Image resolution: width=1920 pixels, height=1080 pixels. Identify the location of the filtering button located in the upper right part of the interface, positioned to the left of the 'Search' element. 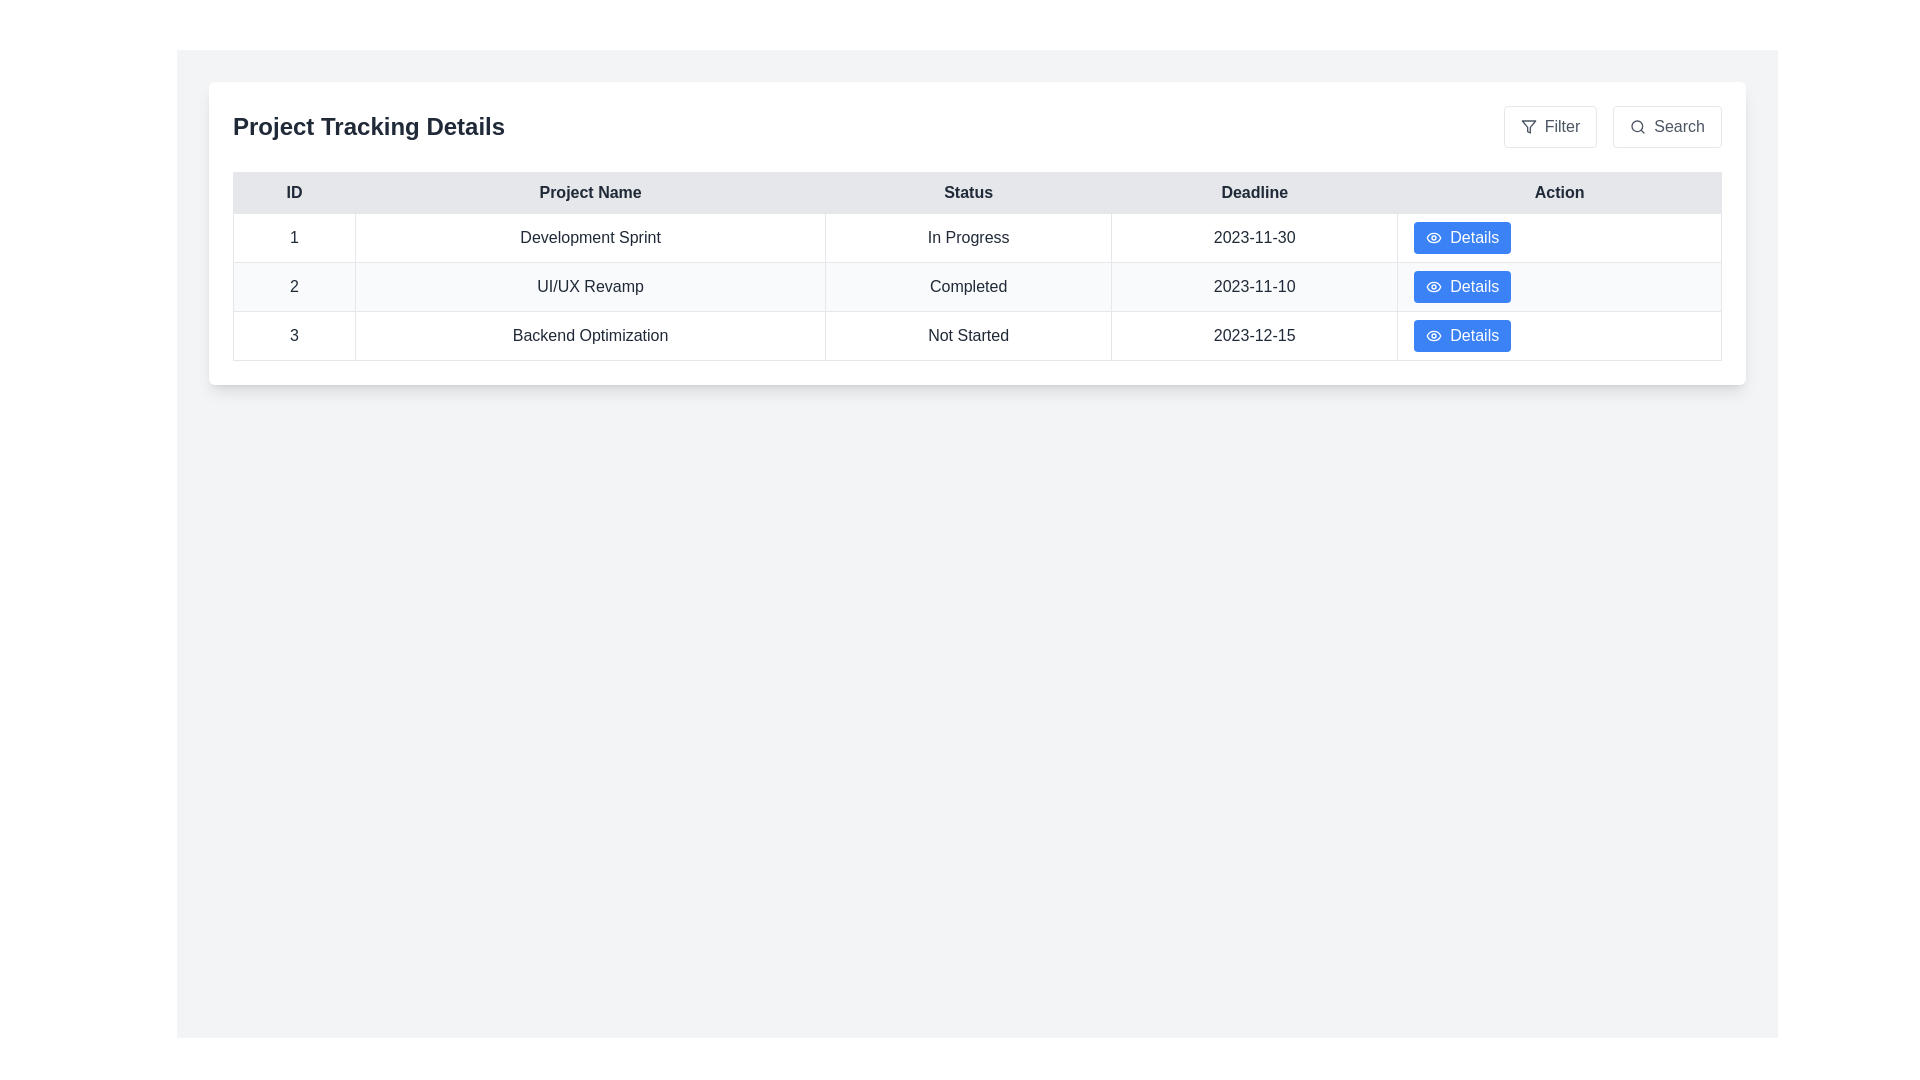
(1549, 127).